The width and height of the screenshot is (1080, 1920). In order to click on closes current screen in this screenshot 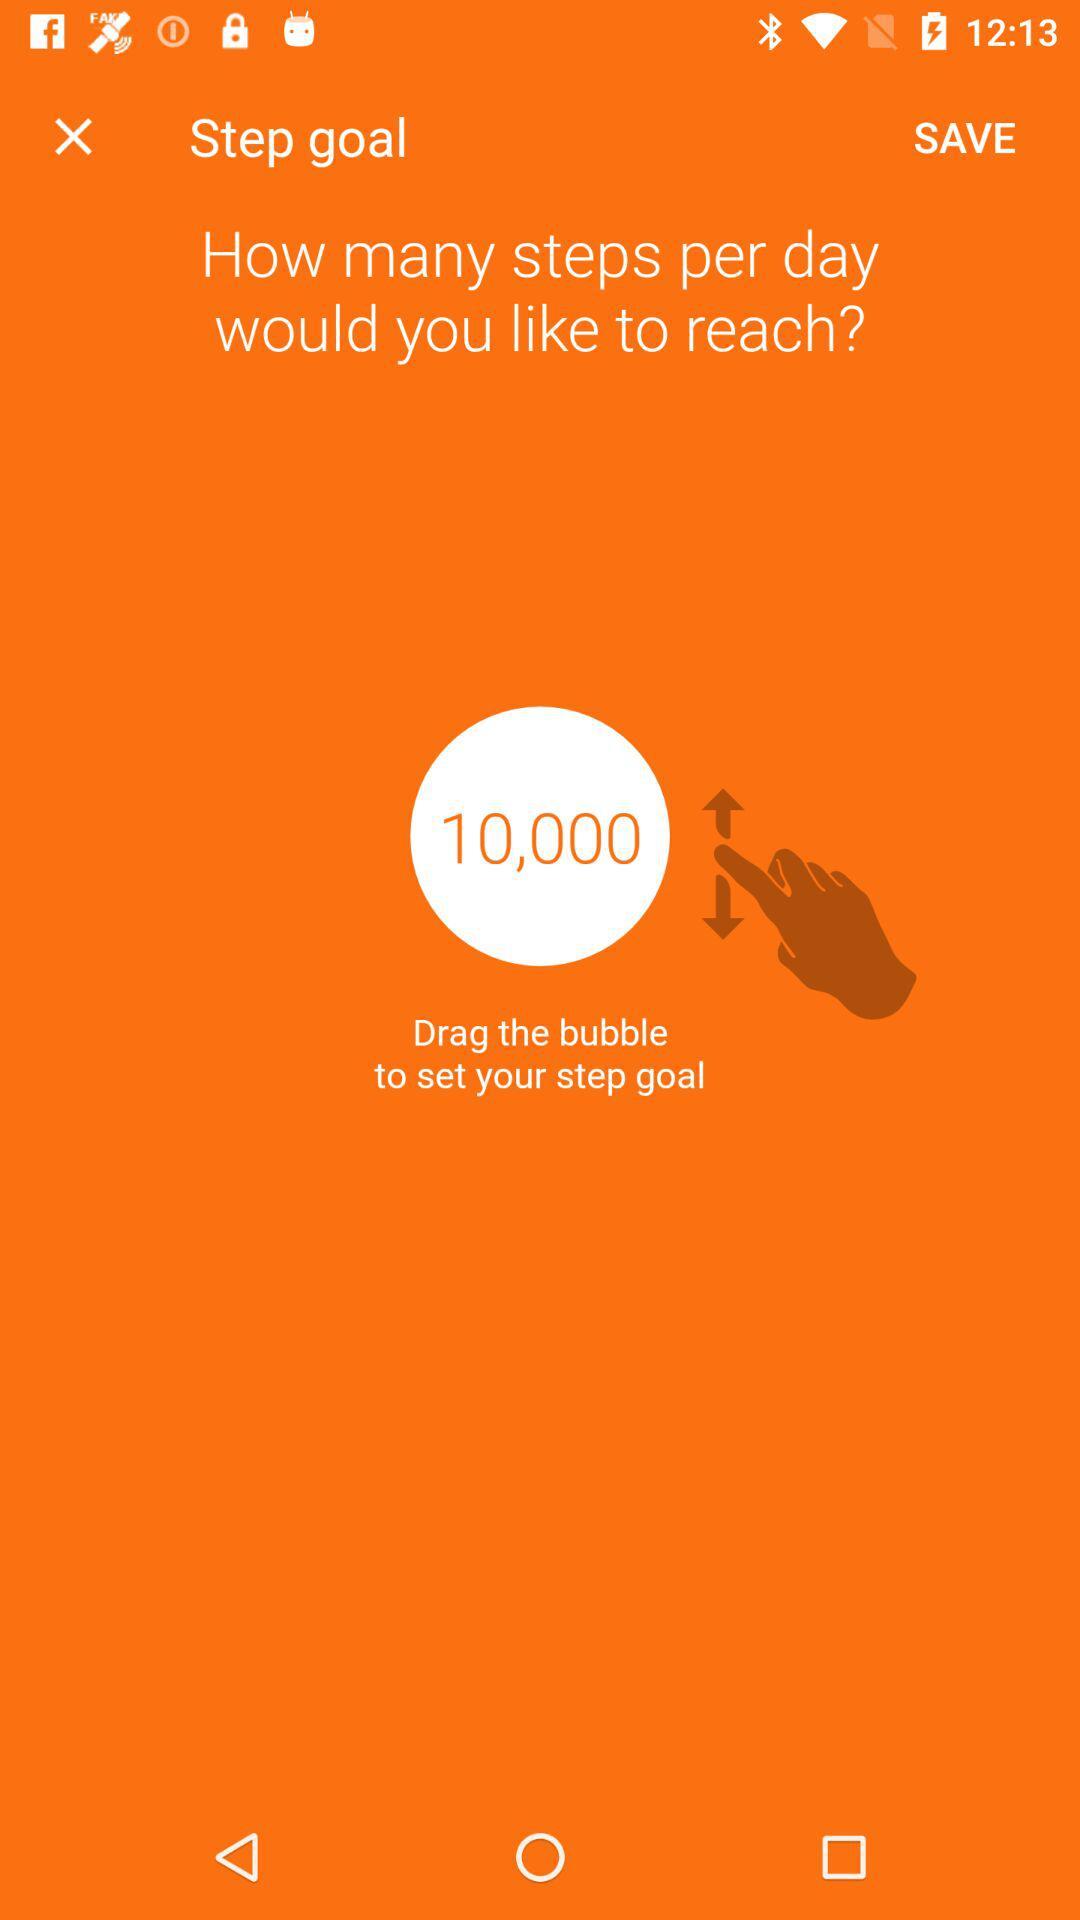, I will do `click(72, 135)`.